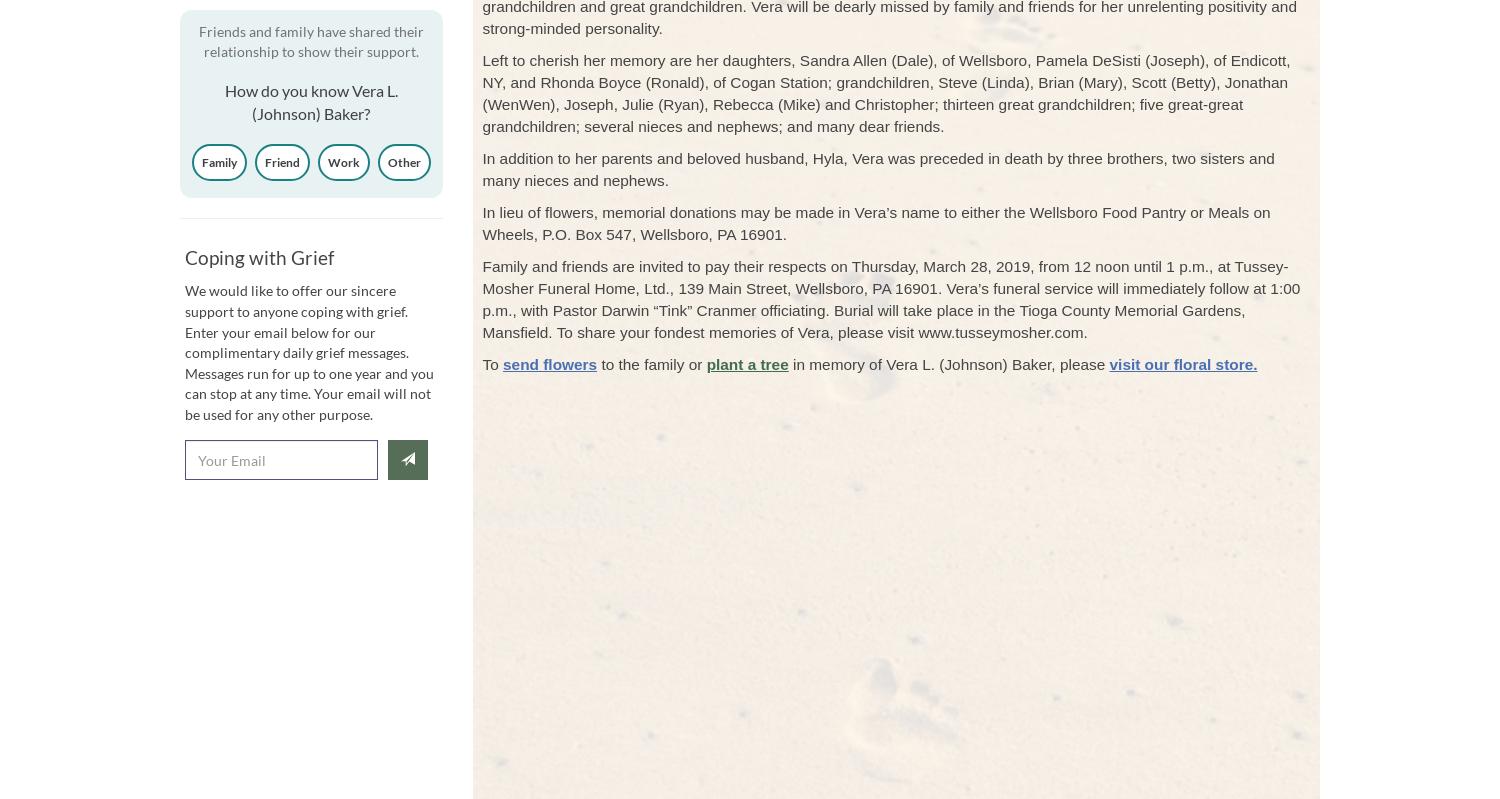 Image resolution: width=1500 pixels, height=799 pixels. Describe the element at coordinates (787, 363) in the screenshot. I see `'in memory of Vera L. (Johnson)  Baker, please'` at that location.